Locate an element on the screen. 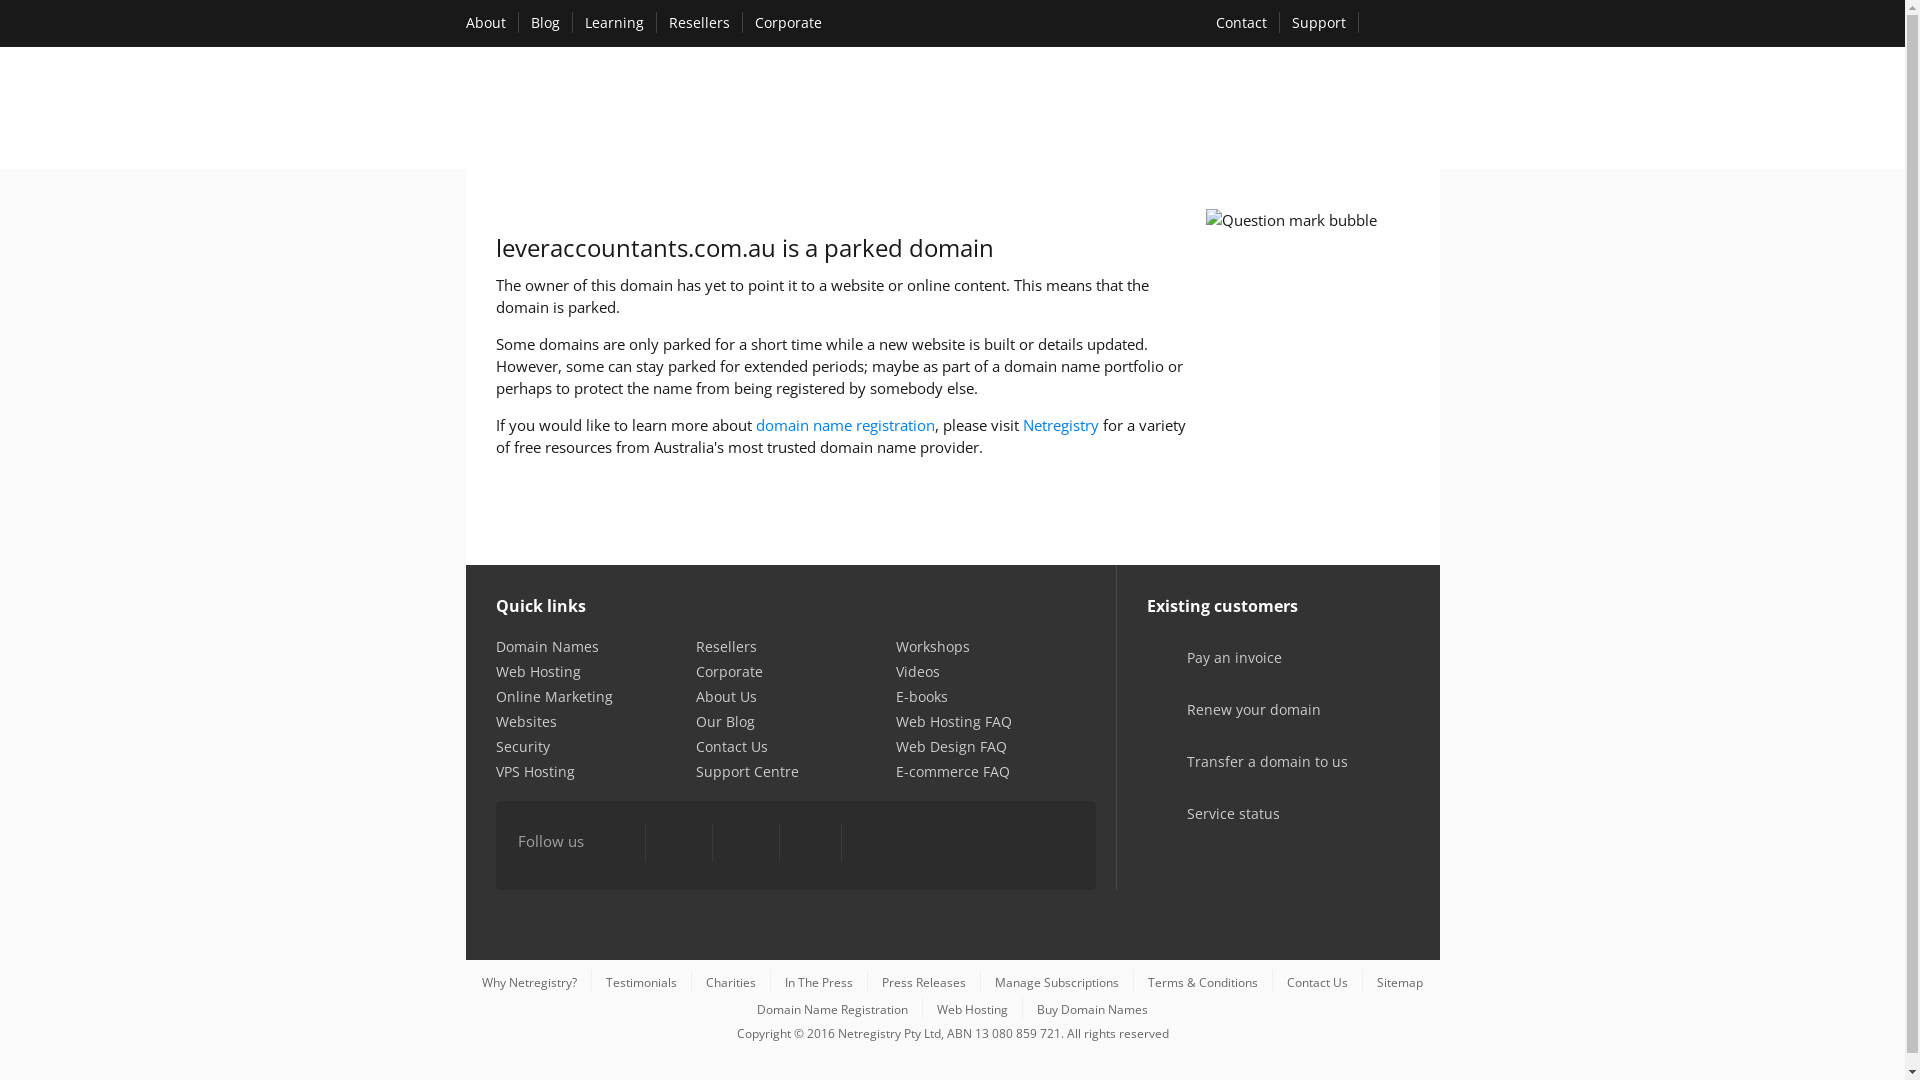 The width and height of the screenshot is (1920, 1080). 'Testimonials' is located at coordinates (641, 981).